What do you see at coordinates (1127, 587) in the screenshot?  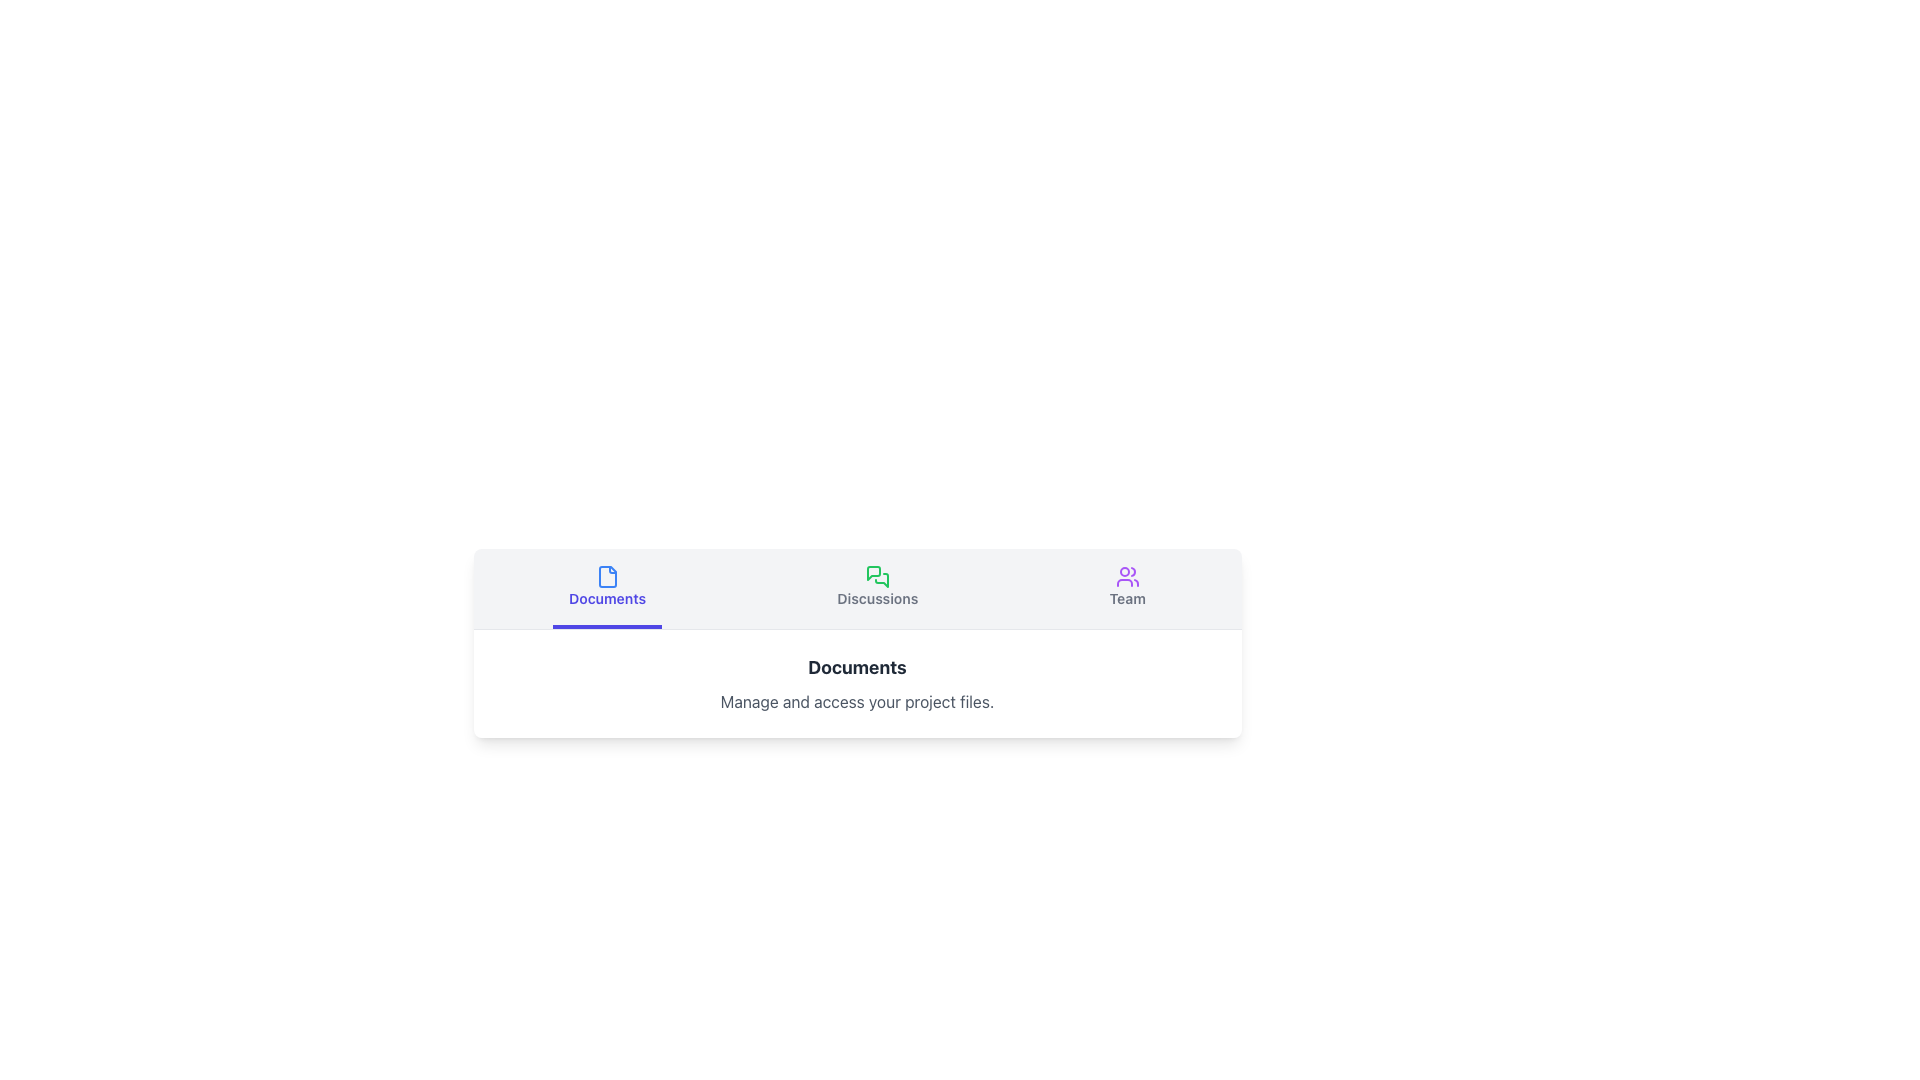 I see `the third button in the horizontal navigation menu labeled 'Team'` at bounding box center [1127, 587].